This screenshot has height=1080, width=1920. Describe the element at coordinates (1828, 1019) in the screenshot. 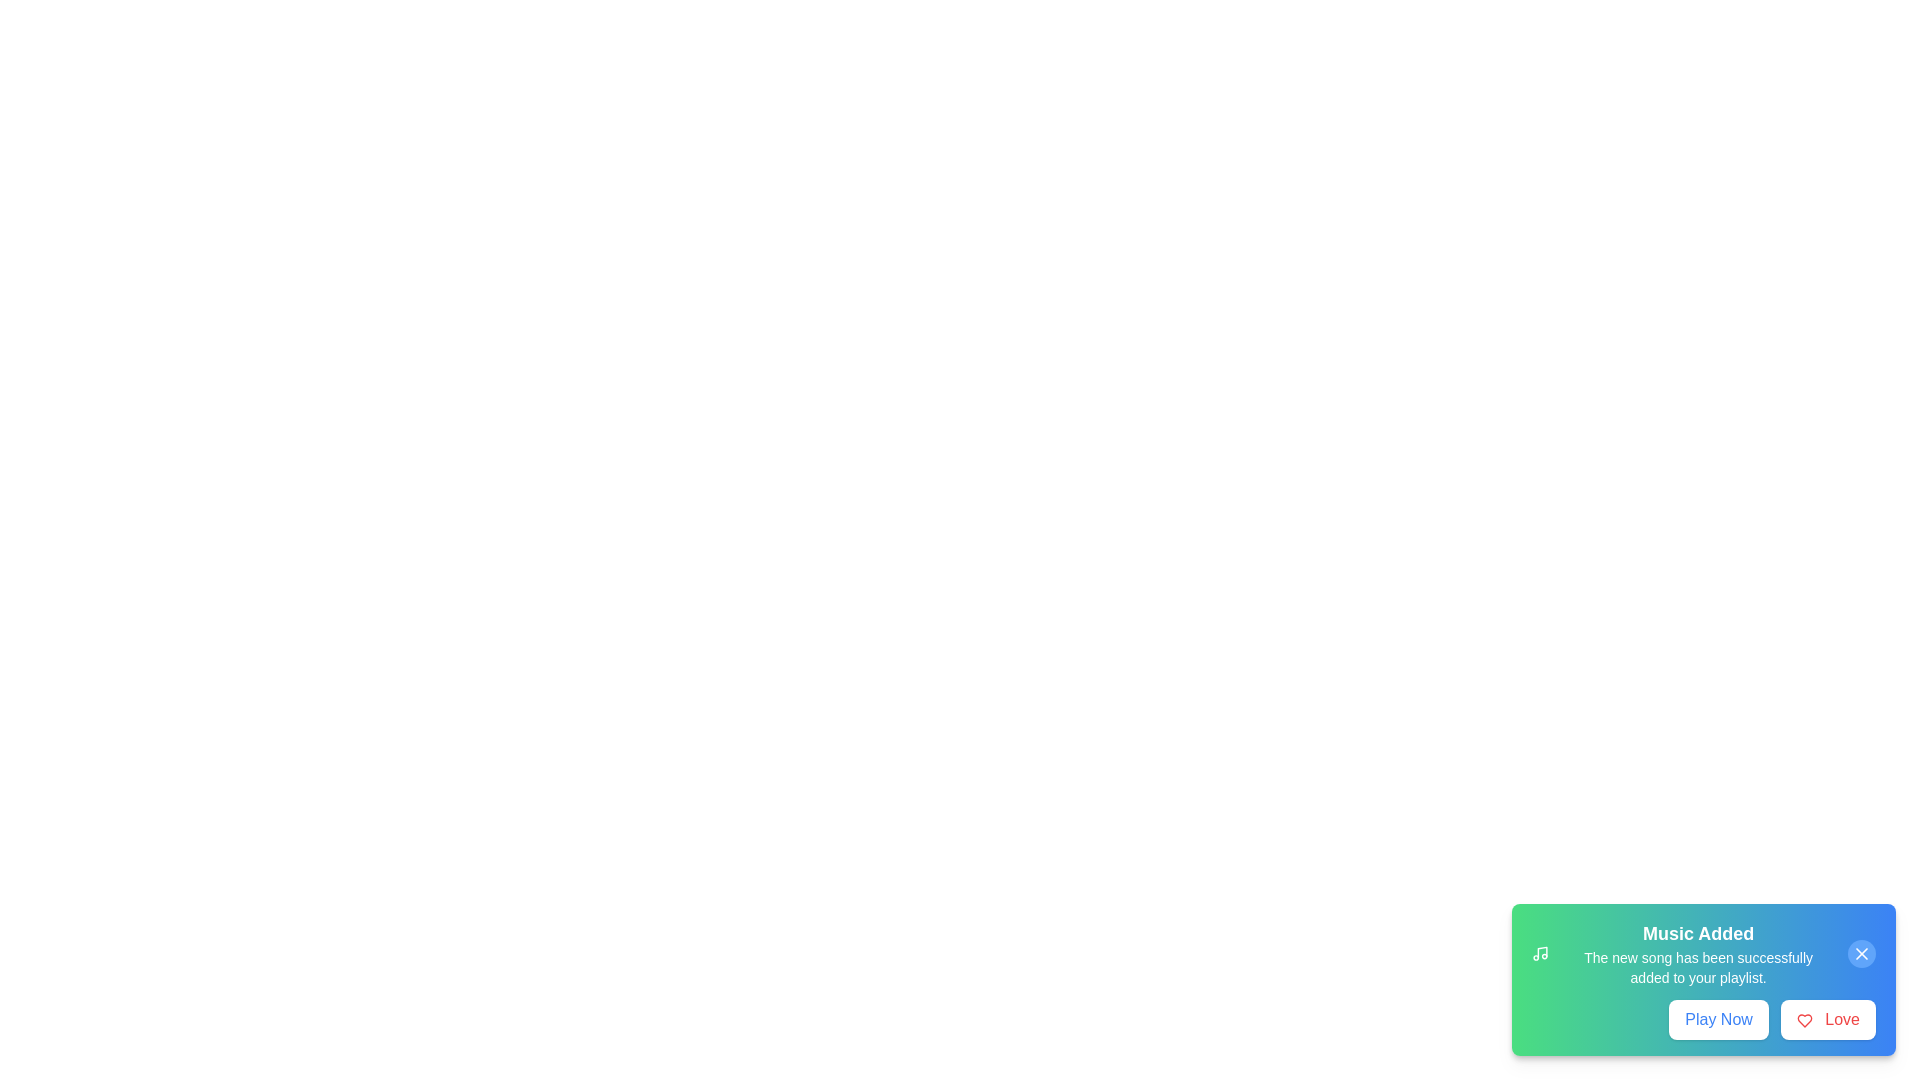

I see `the 'Love' button to mark the song as loved` at that location.